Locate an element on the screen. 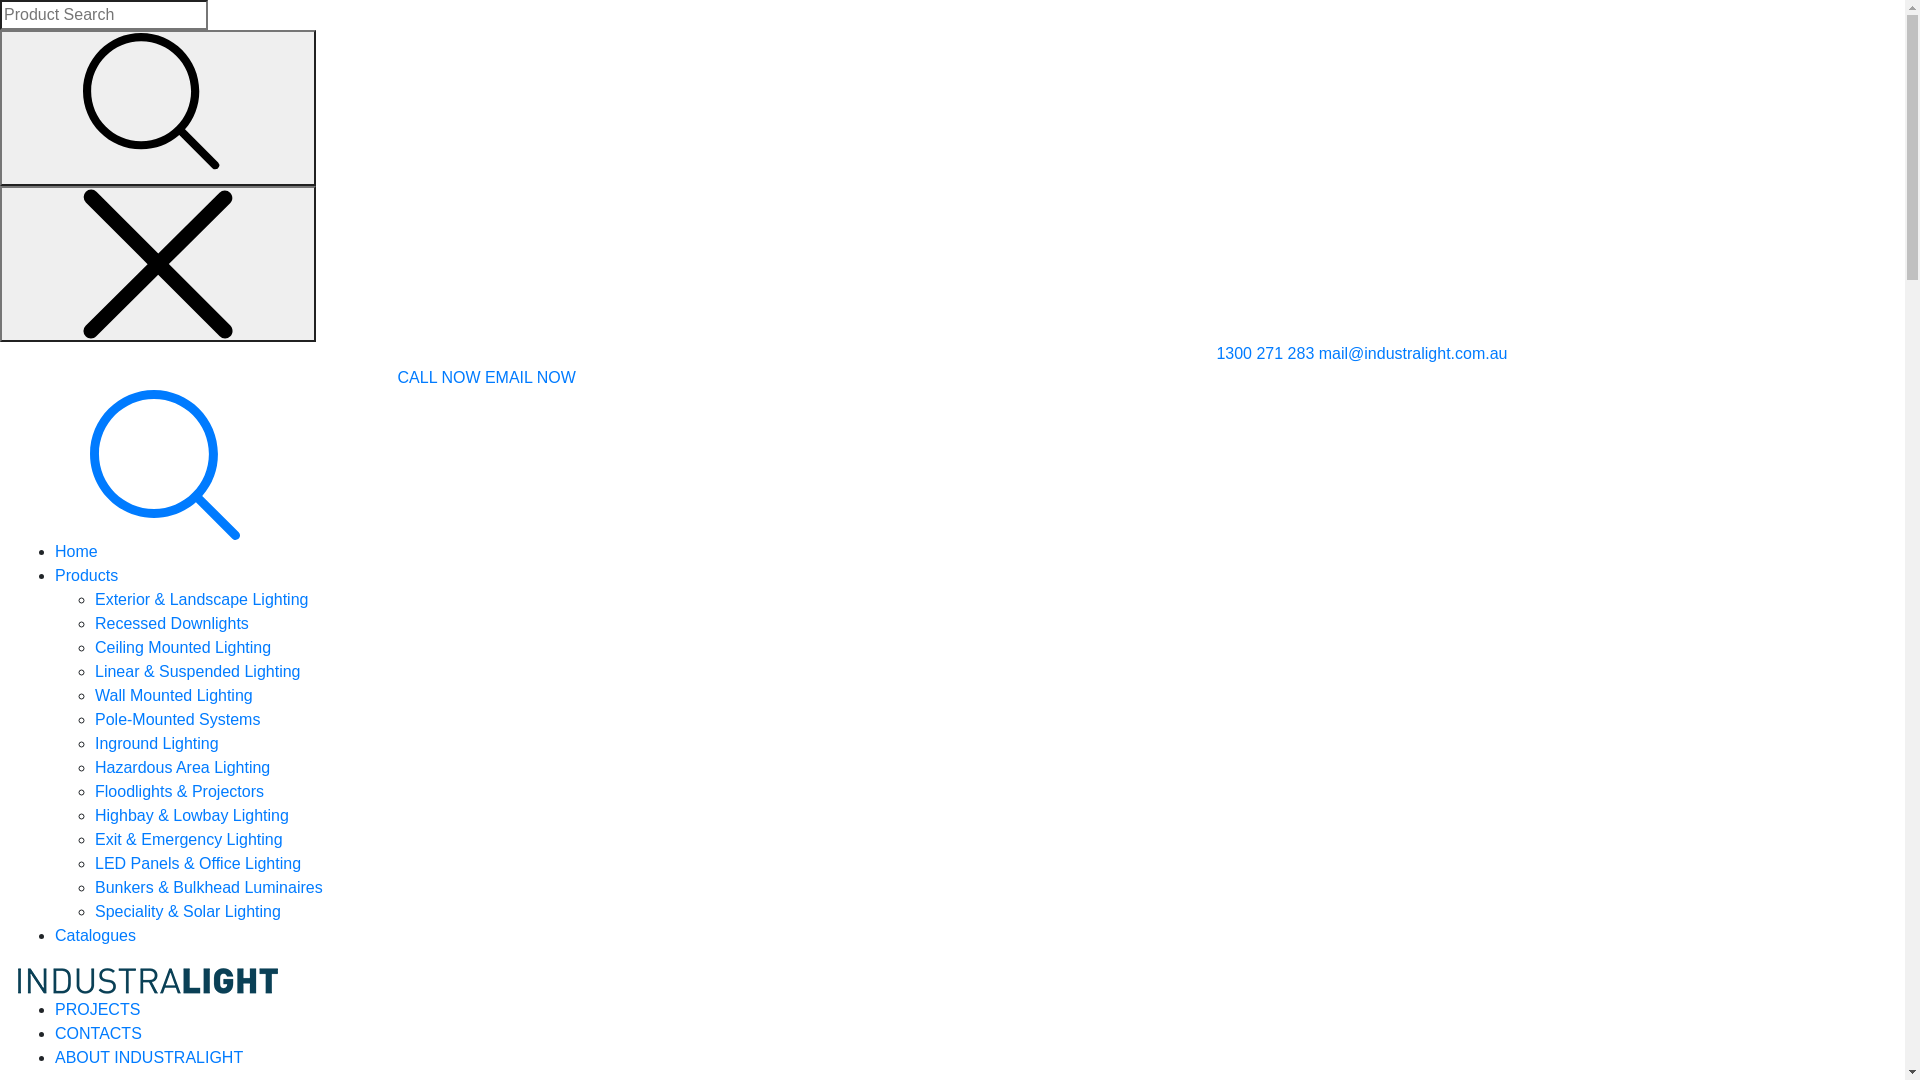  'PROJECTS' is located at coordinates (96, 1009).